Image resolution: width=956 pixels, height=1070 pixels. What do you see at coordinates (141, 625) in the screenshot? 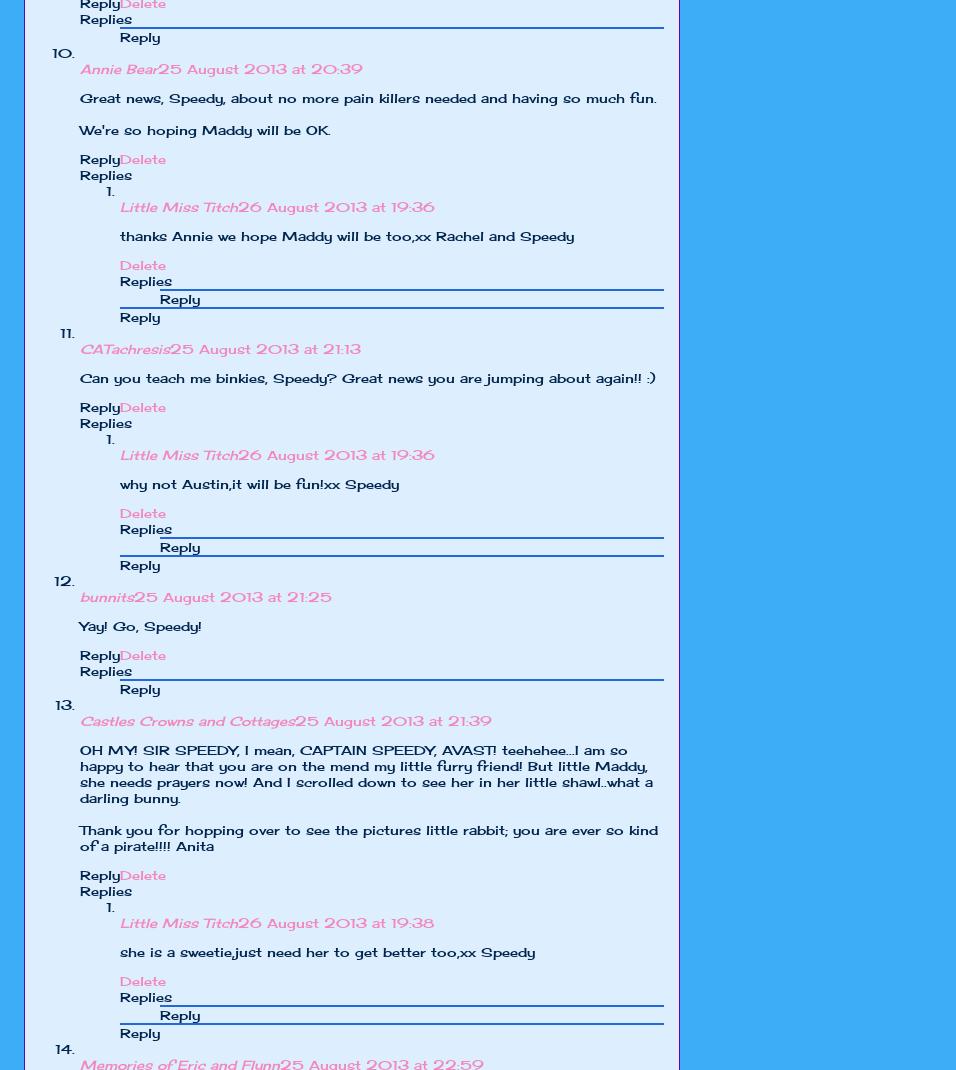
I see `'Yay!  Go, Speedy!'` at bounding box center [141, 625].